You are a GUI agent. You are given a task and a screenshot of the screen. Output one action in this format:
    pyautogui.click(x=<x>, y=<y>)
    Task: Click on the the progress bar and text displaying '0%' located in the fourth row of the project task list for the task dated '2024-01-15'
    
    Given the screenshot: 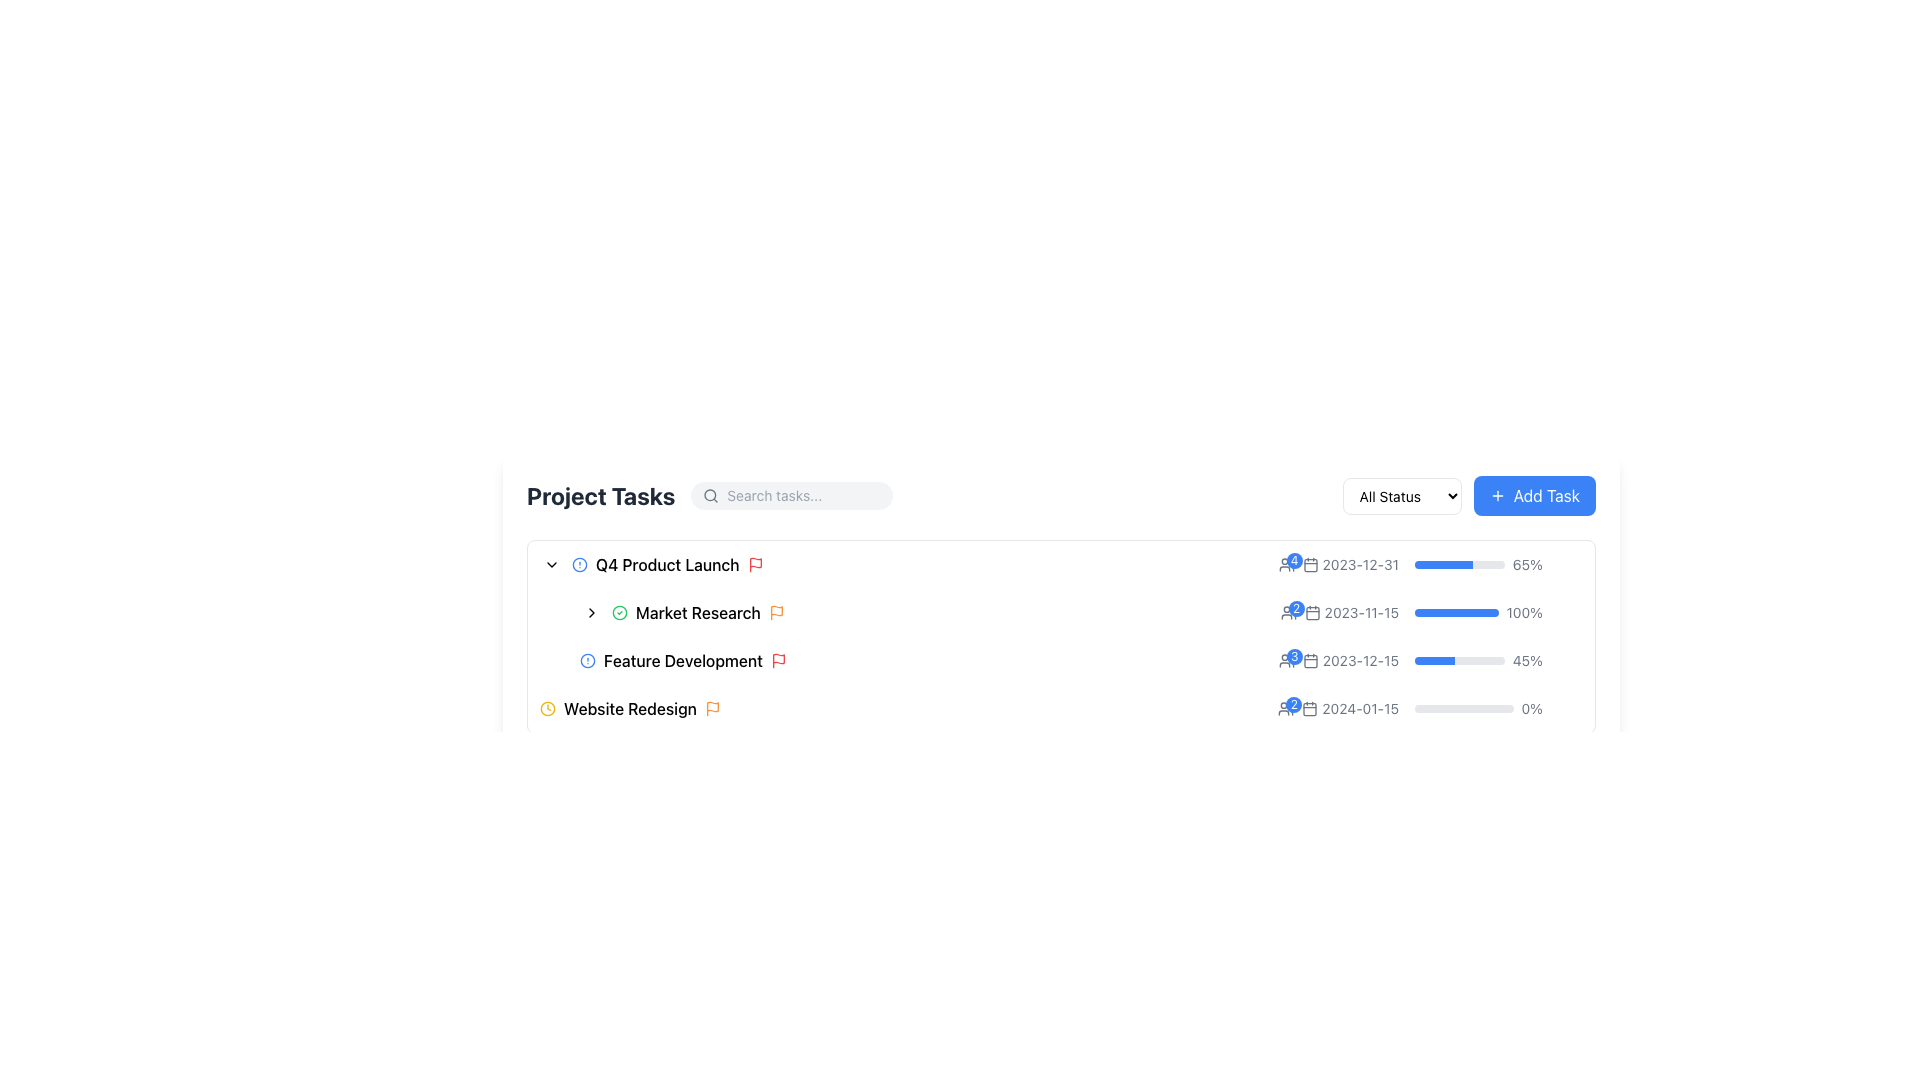 What is the action you would take?
    pyautogui.click(x=1478, y=708)
    